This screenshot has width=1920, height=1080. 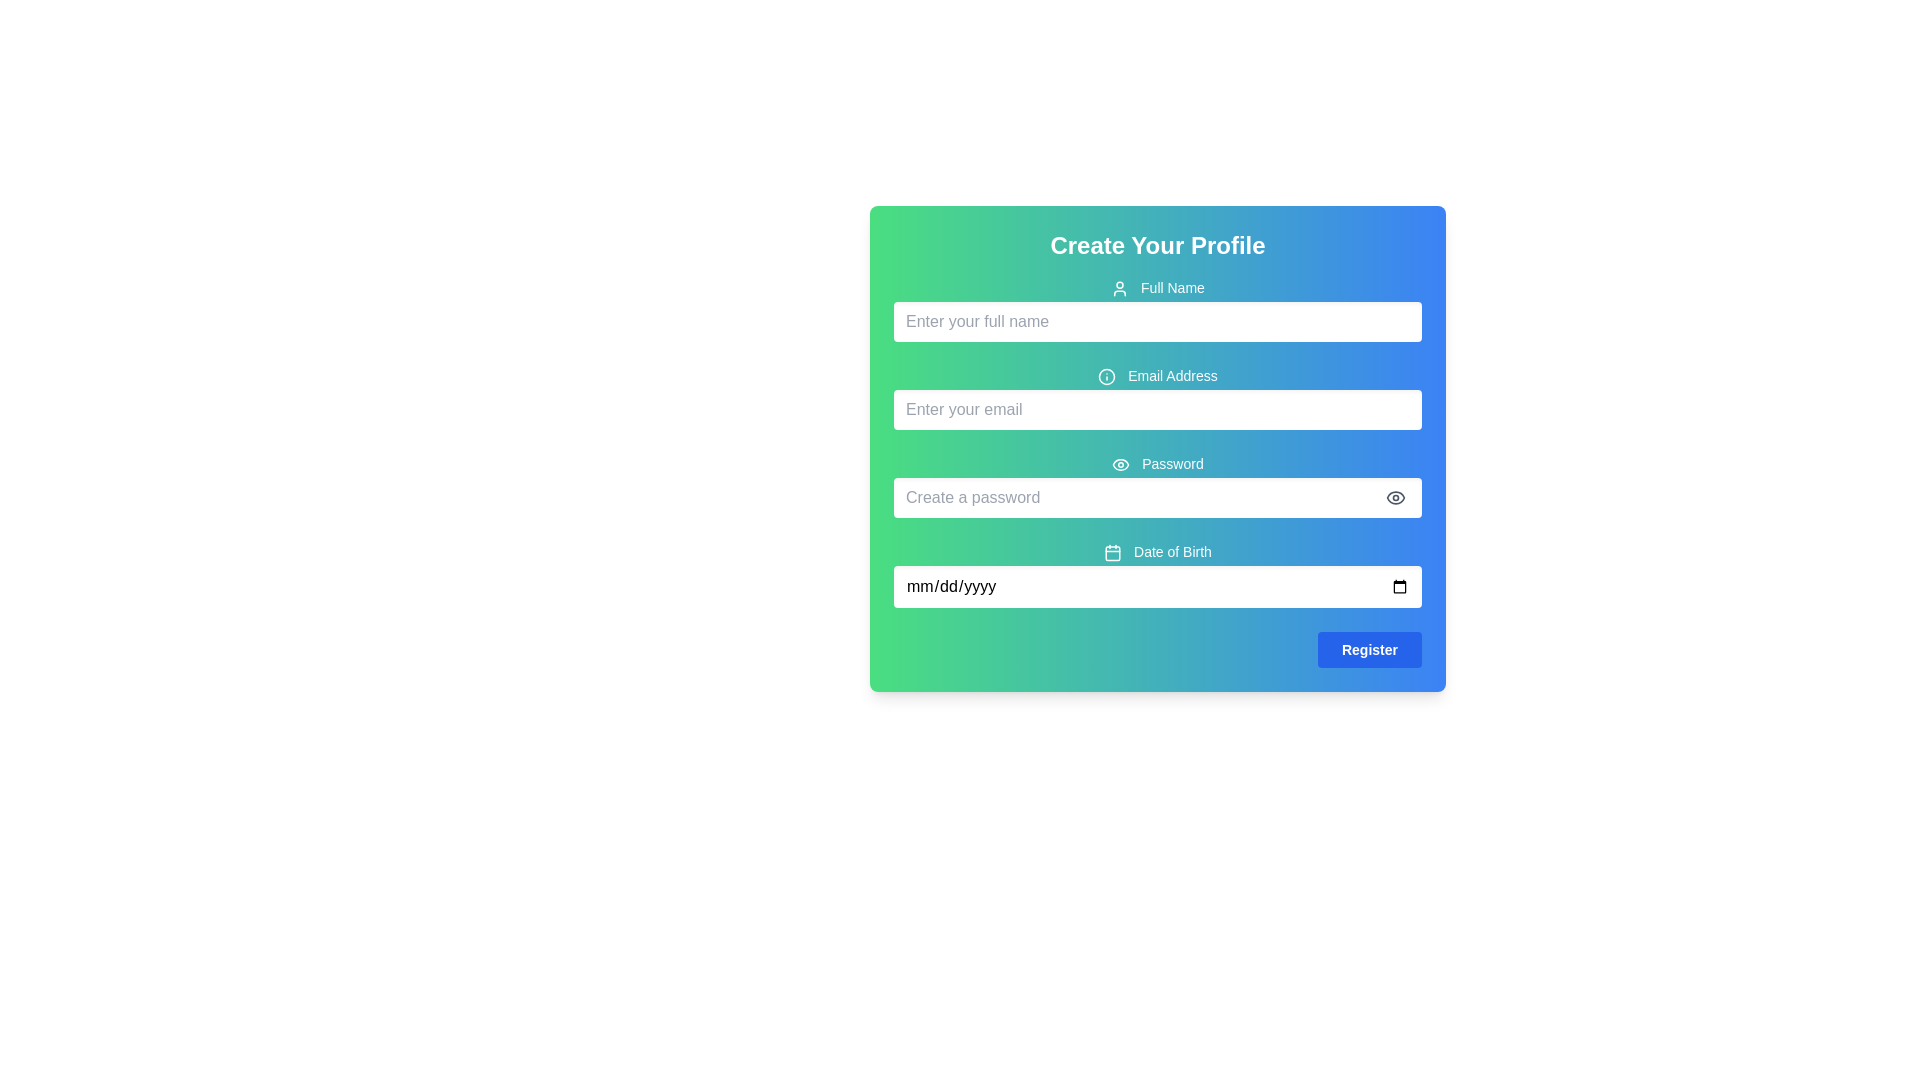 What do you see at coordinates (1368, 650) in the screenshot?
I see `the submission button located at the bottom-right corner of the form` at bounding box center [1368, 650].